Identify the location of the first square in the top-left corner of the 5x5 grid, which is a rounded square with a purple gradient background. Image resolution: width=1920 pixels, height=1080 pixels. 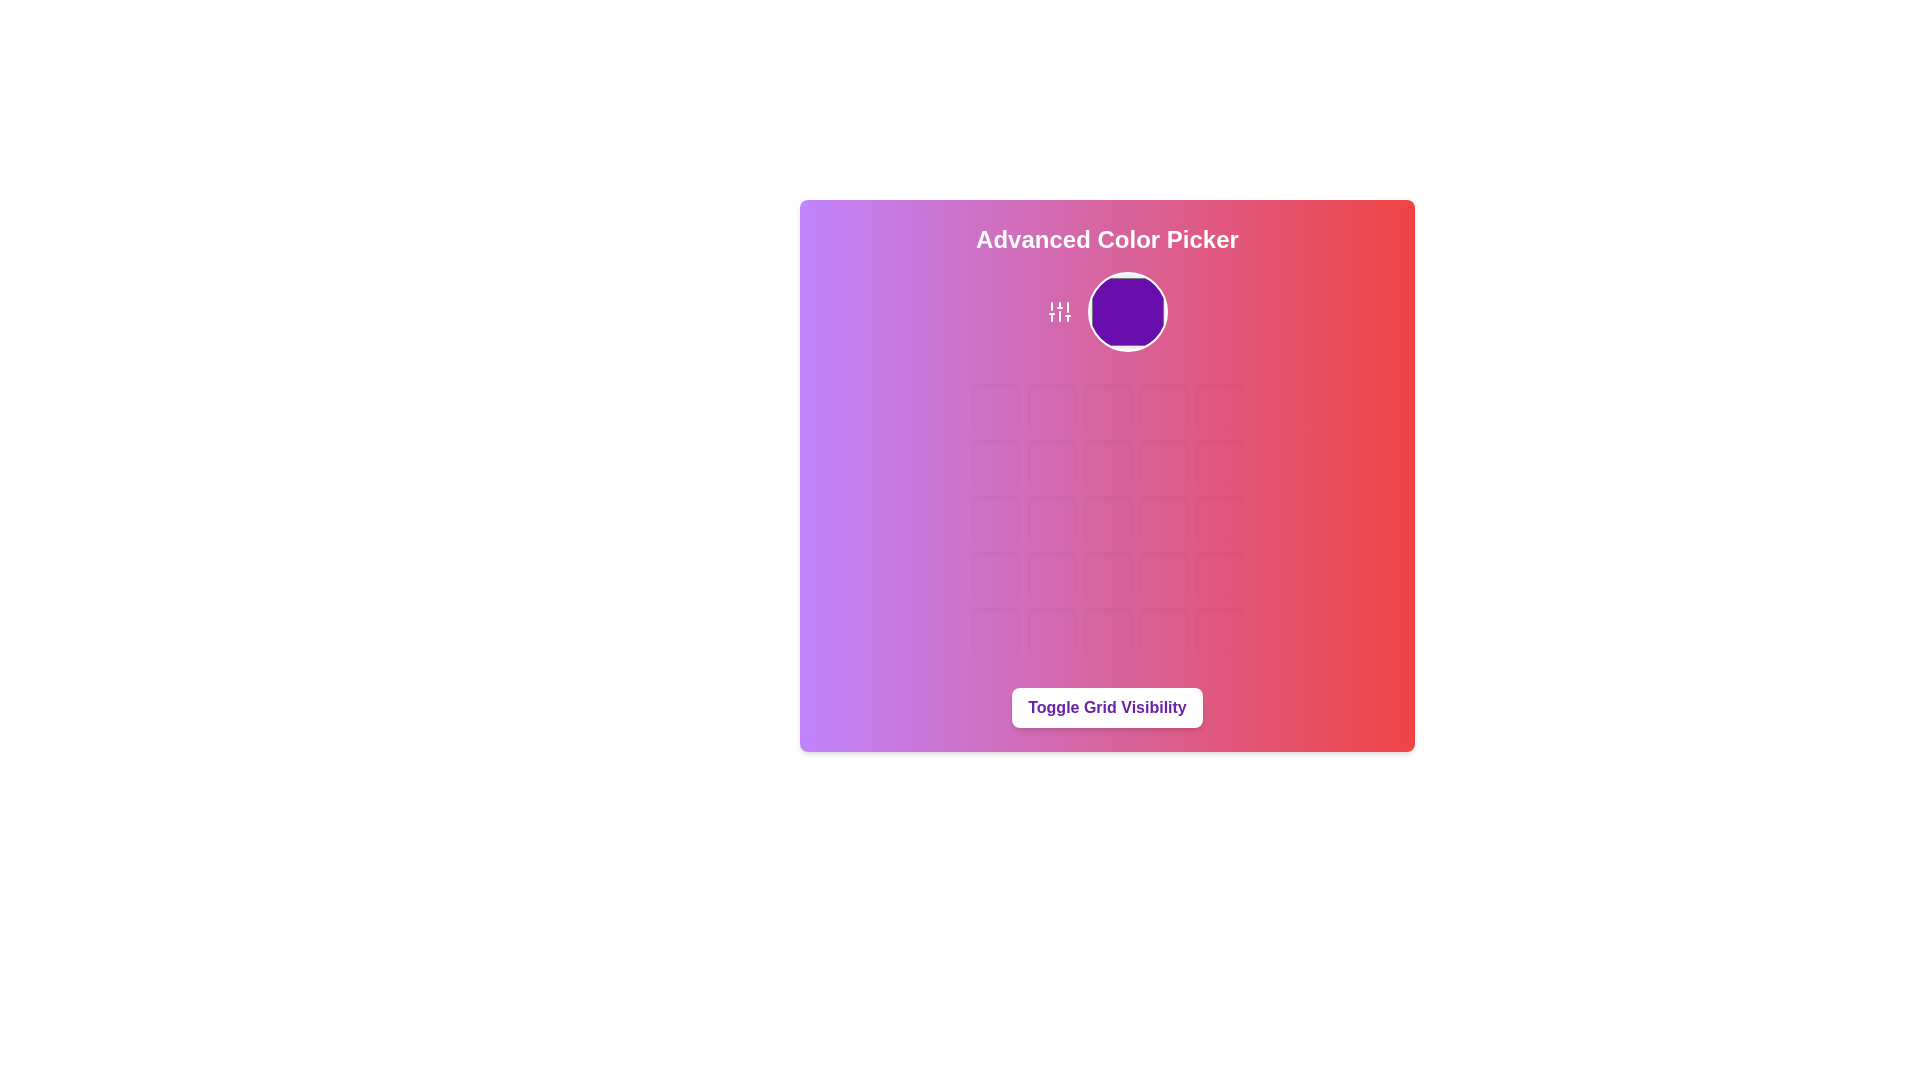
(995, 407).